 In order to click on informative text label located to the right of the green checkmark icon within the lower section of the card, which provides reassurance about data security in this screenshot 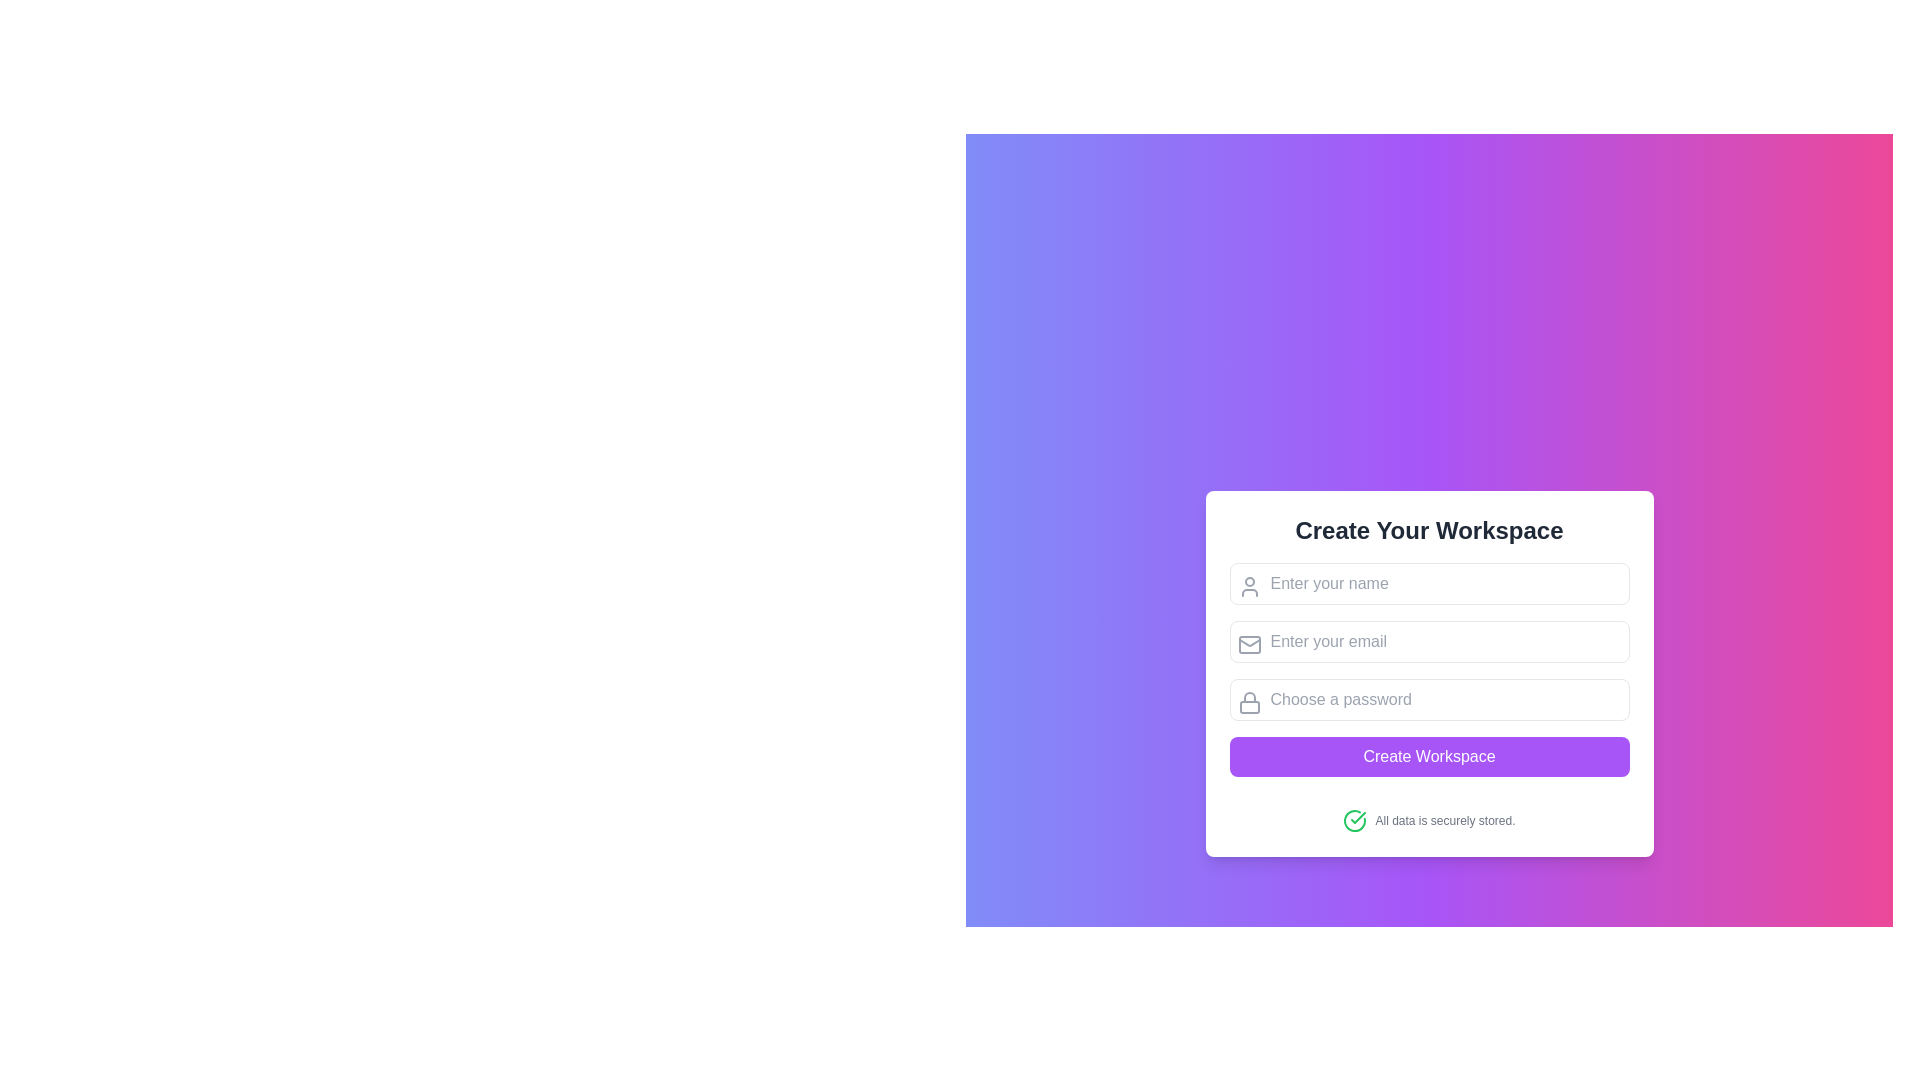, I will do `click(1445, 821)`.